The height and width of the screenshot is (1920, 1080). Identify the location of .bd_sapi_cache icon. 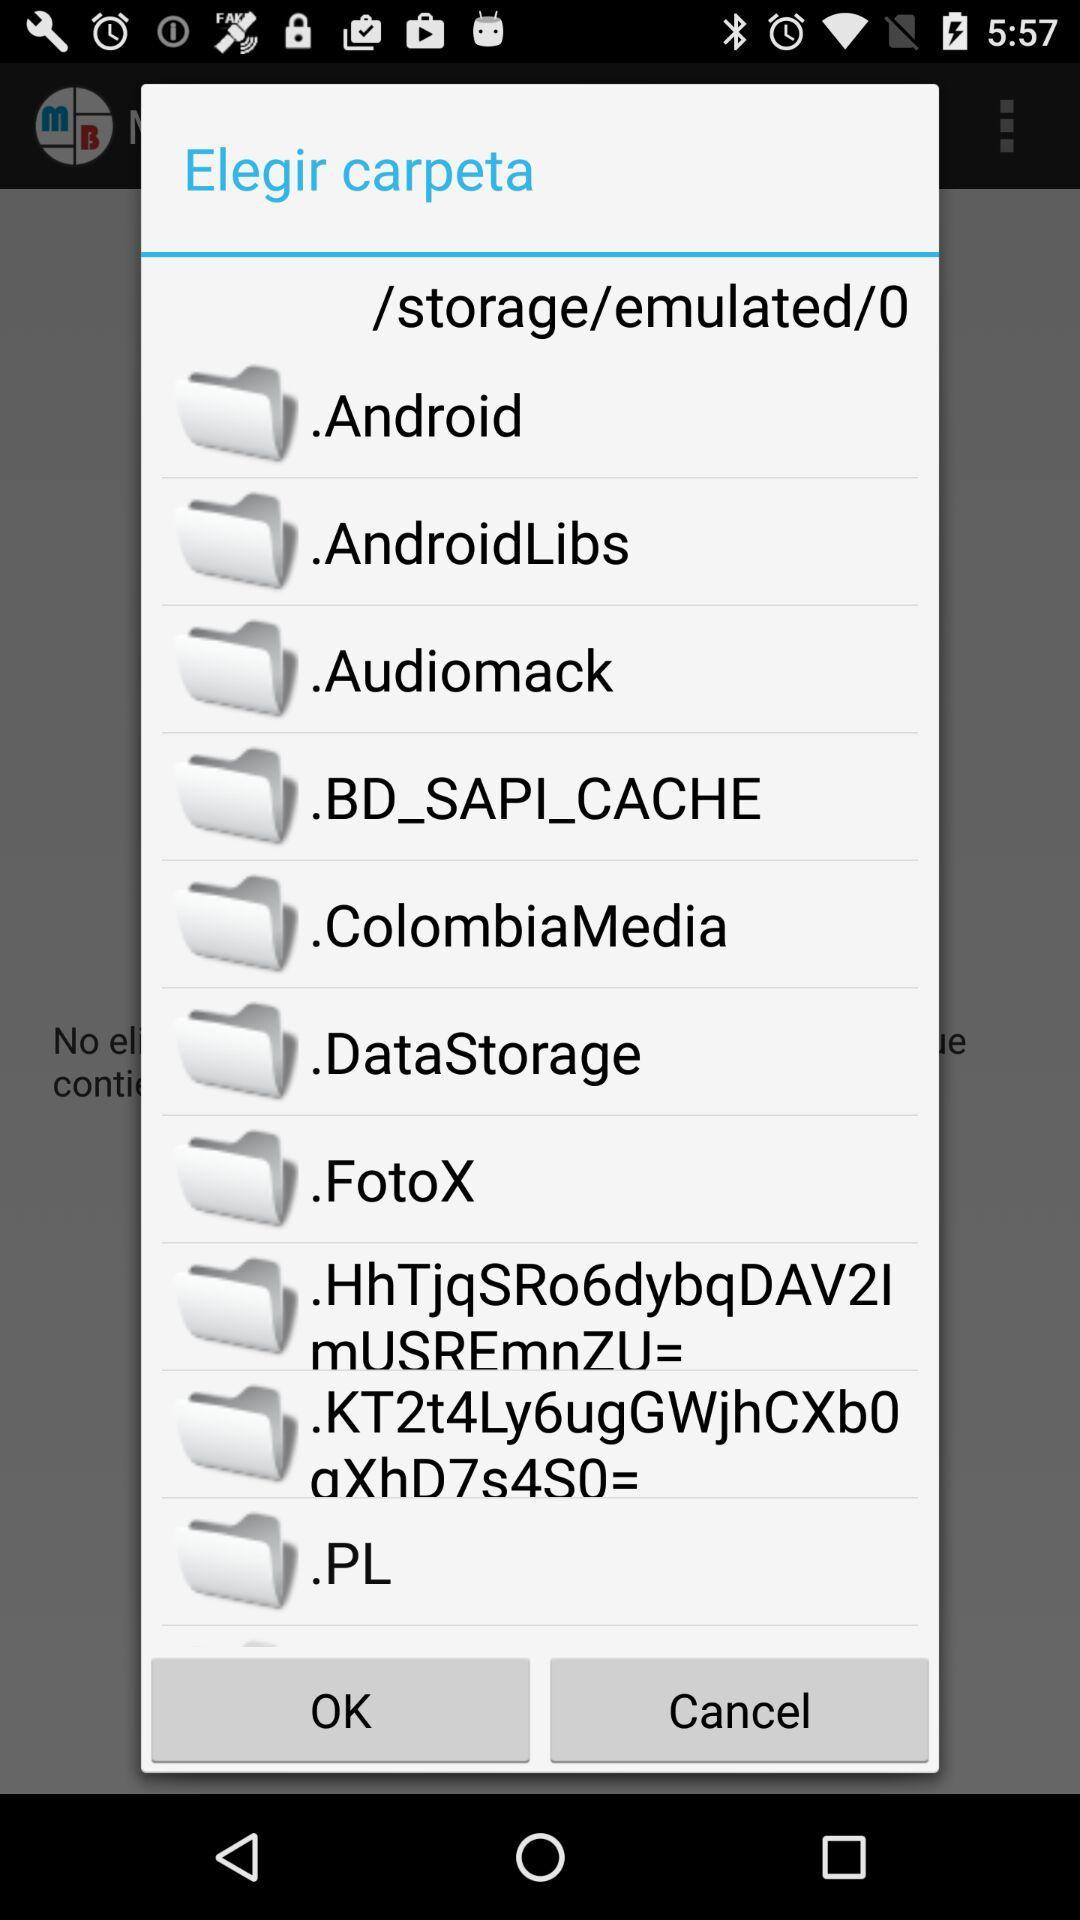
(612, 795).